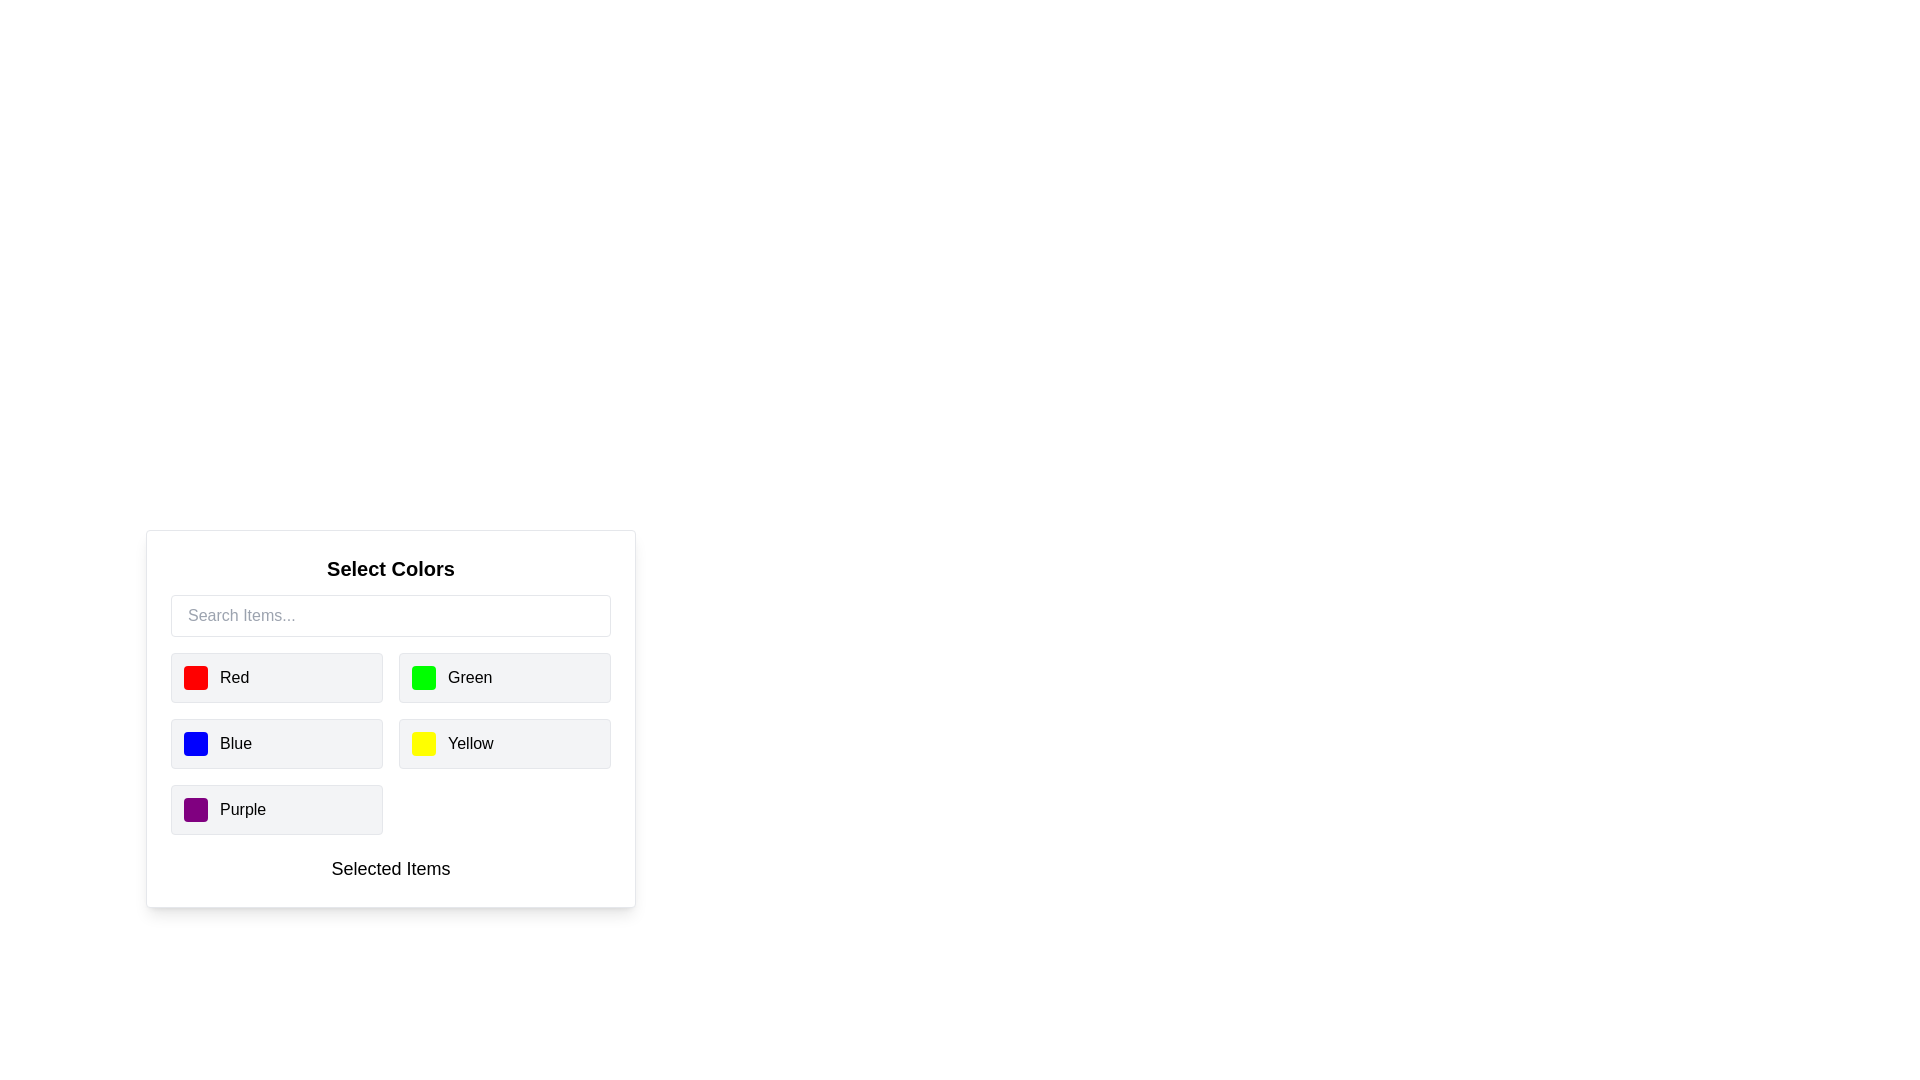  What do you see at coordinates (504, 744) in the screenshot?
I see `the selectable item labeled 'Yellow' in the 'Select Colors' grid layout, located in the second column, third row` at bounding box center [504, 744].